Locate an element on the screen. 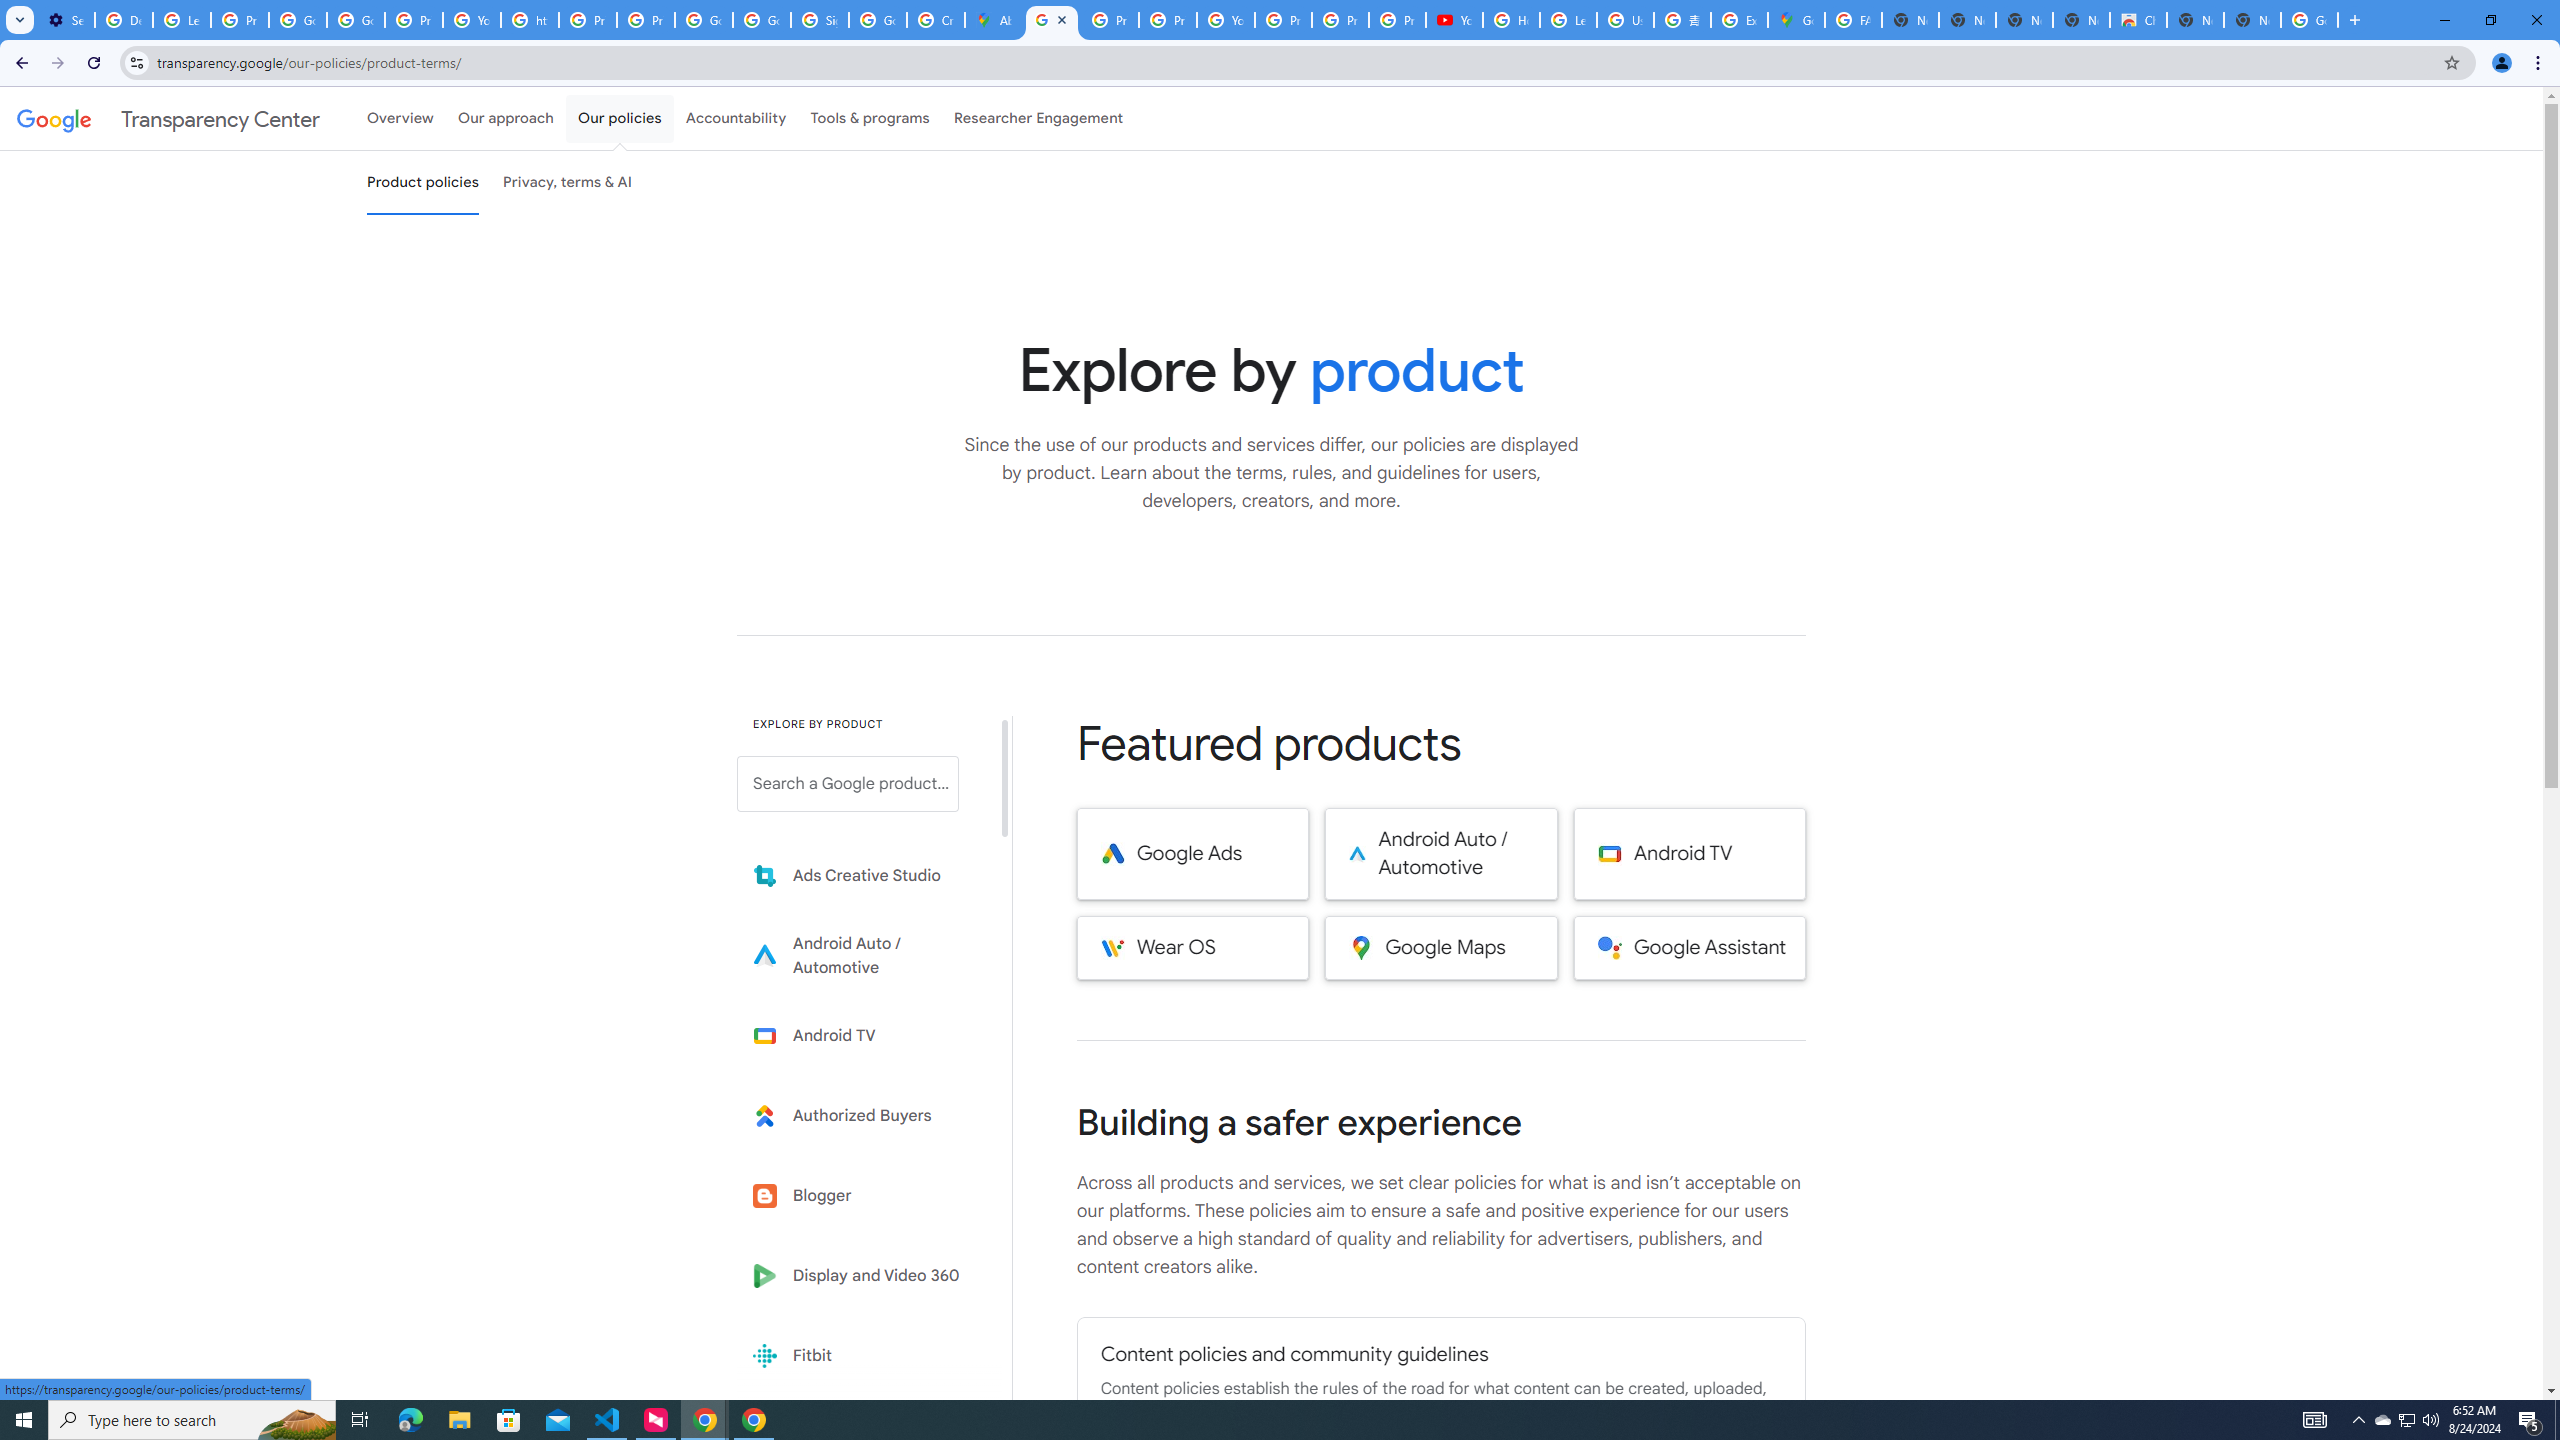 This screenshot has width=2560, height=1440. 'Privacy Help Center - Policies Help' is located at coordinates (1166, 19).